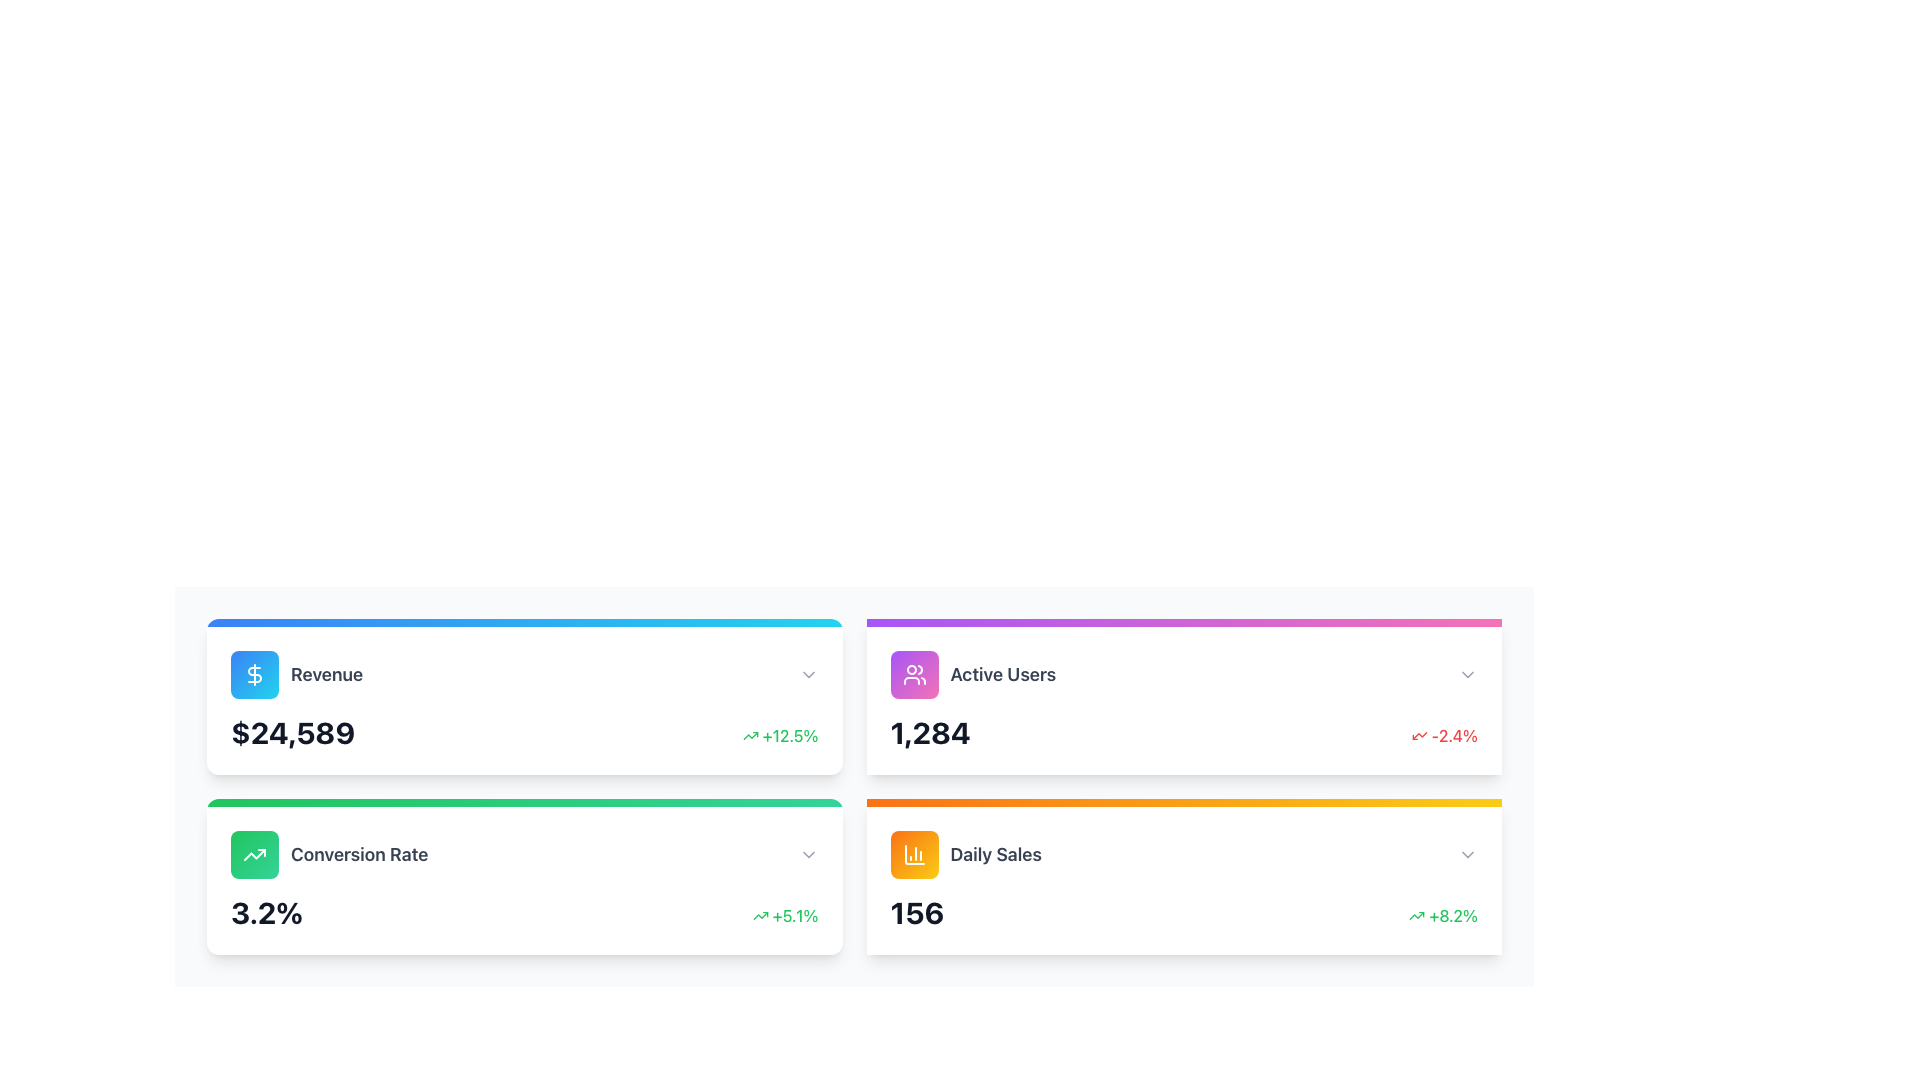 The height and width of the screenshot is (1080, 1920). I want to click on the text element displaying '+8.2%' in green font, located in the bottom-right card of a 2x2 grid layout, so click(1453, 915).